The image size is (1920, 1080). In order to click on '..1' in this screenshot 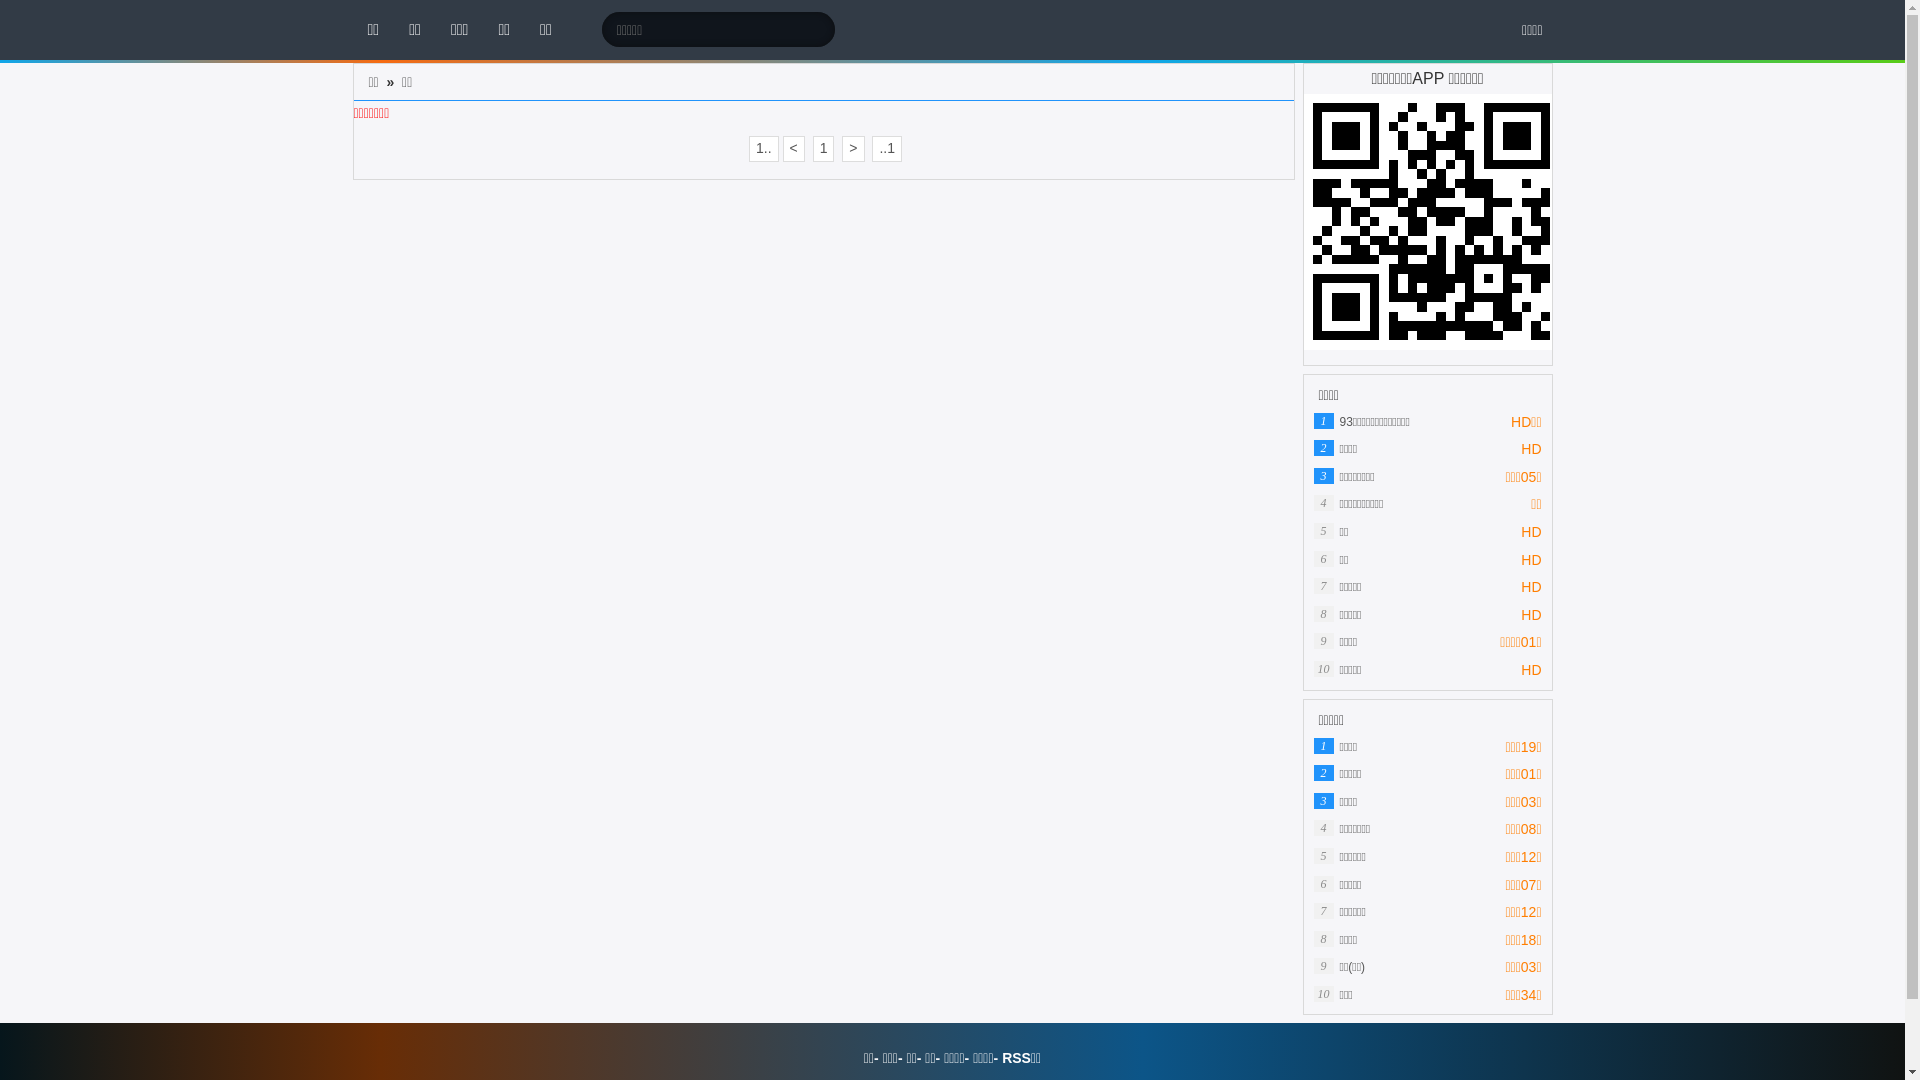, I will do `click(886, 148)`.